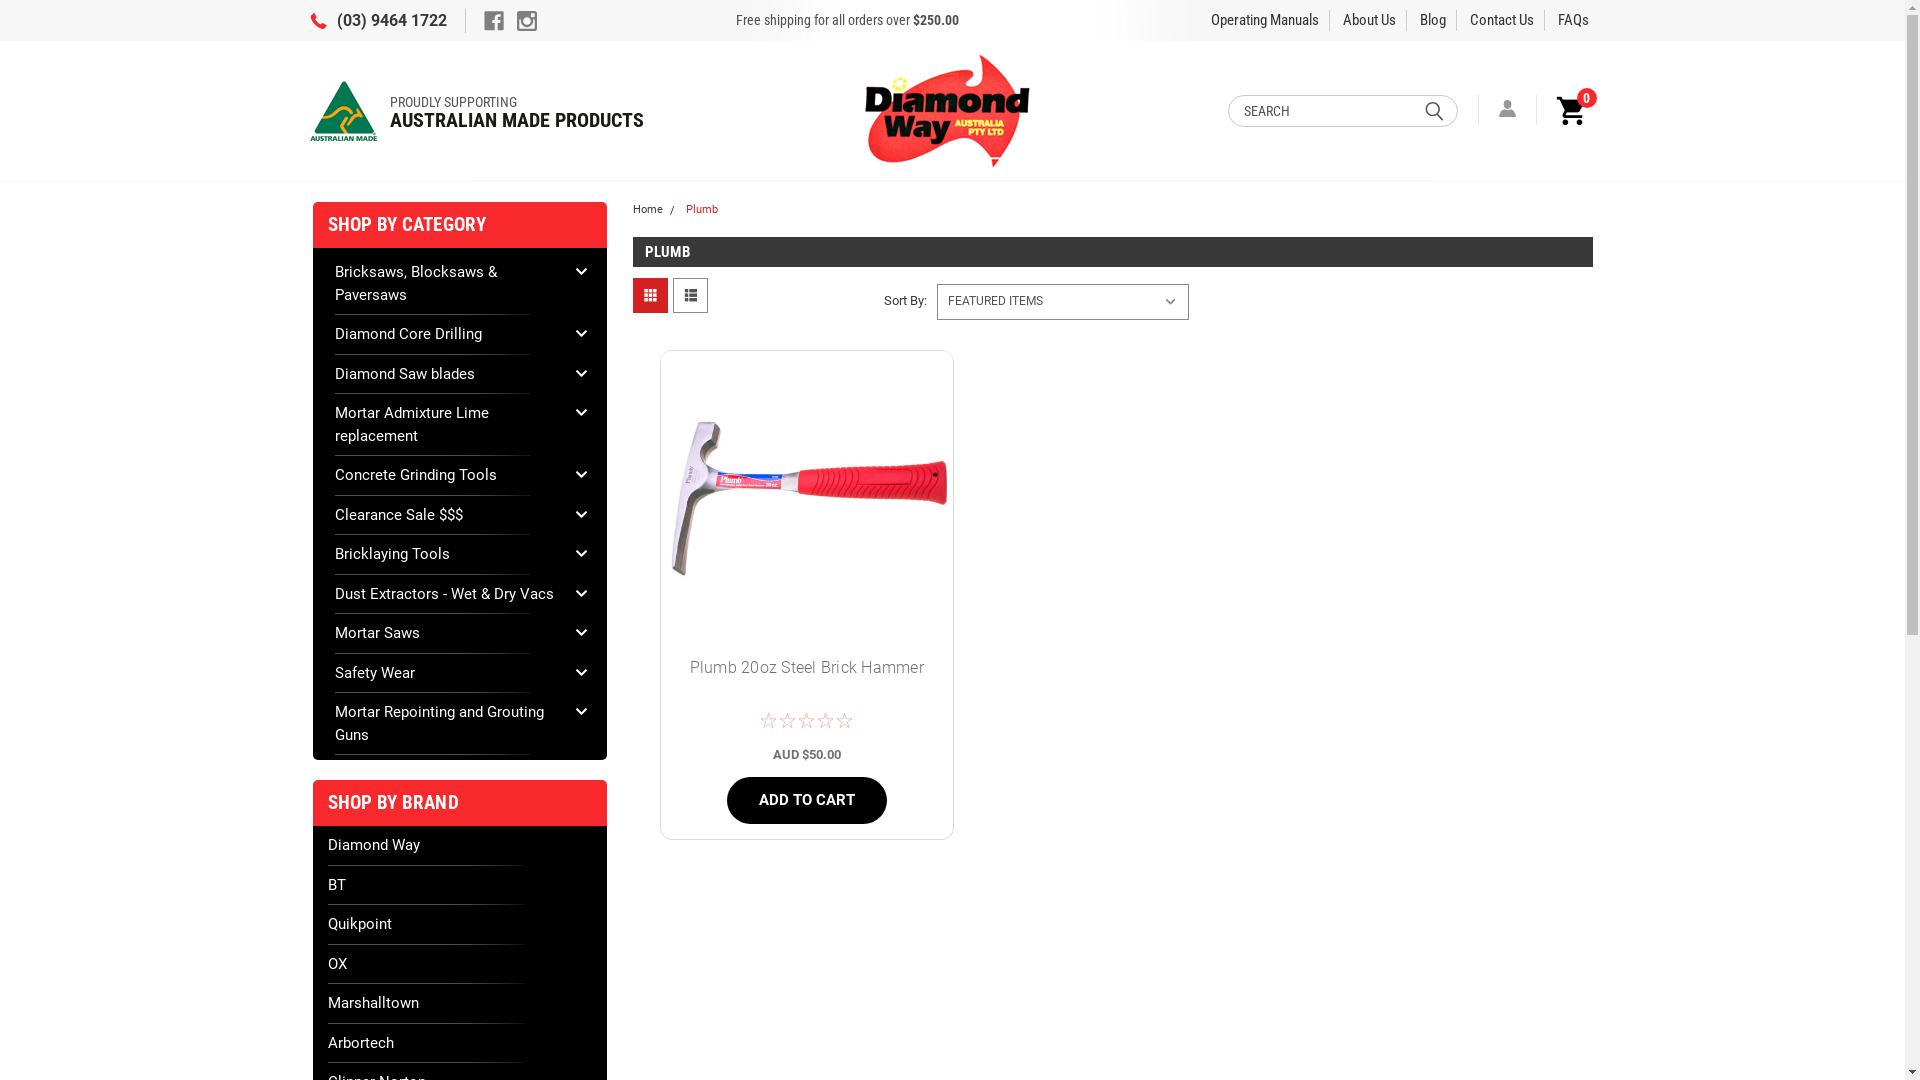 The width and height of the screenshot is (1920, 1080). I want to click on 'Plumb 20oz Brick Hammer (Steel Handle)', so click(806, 495).